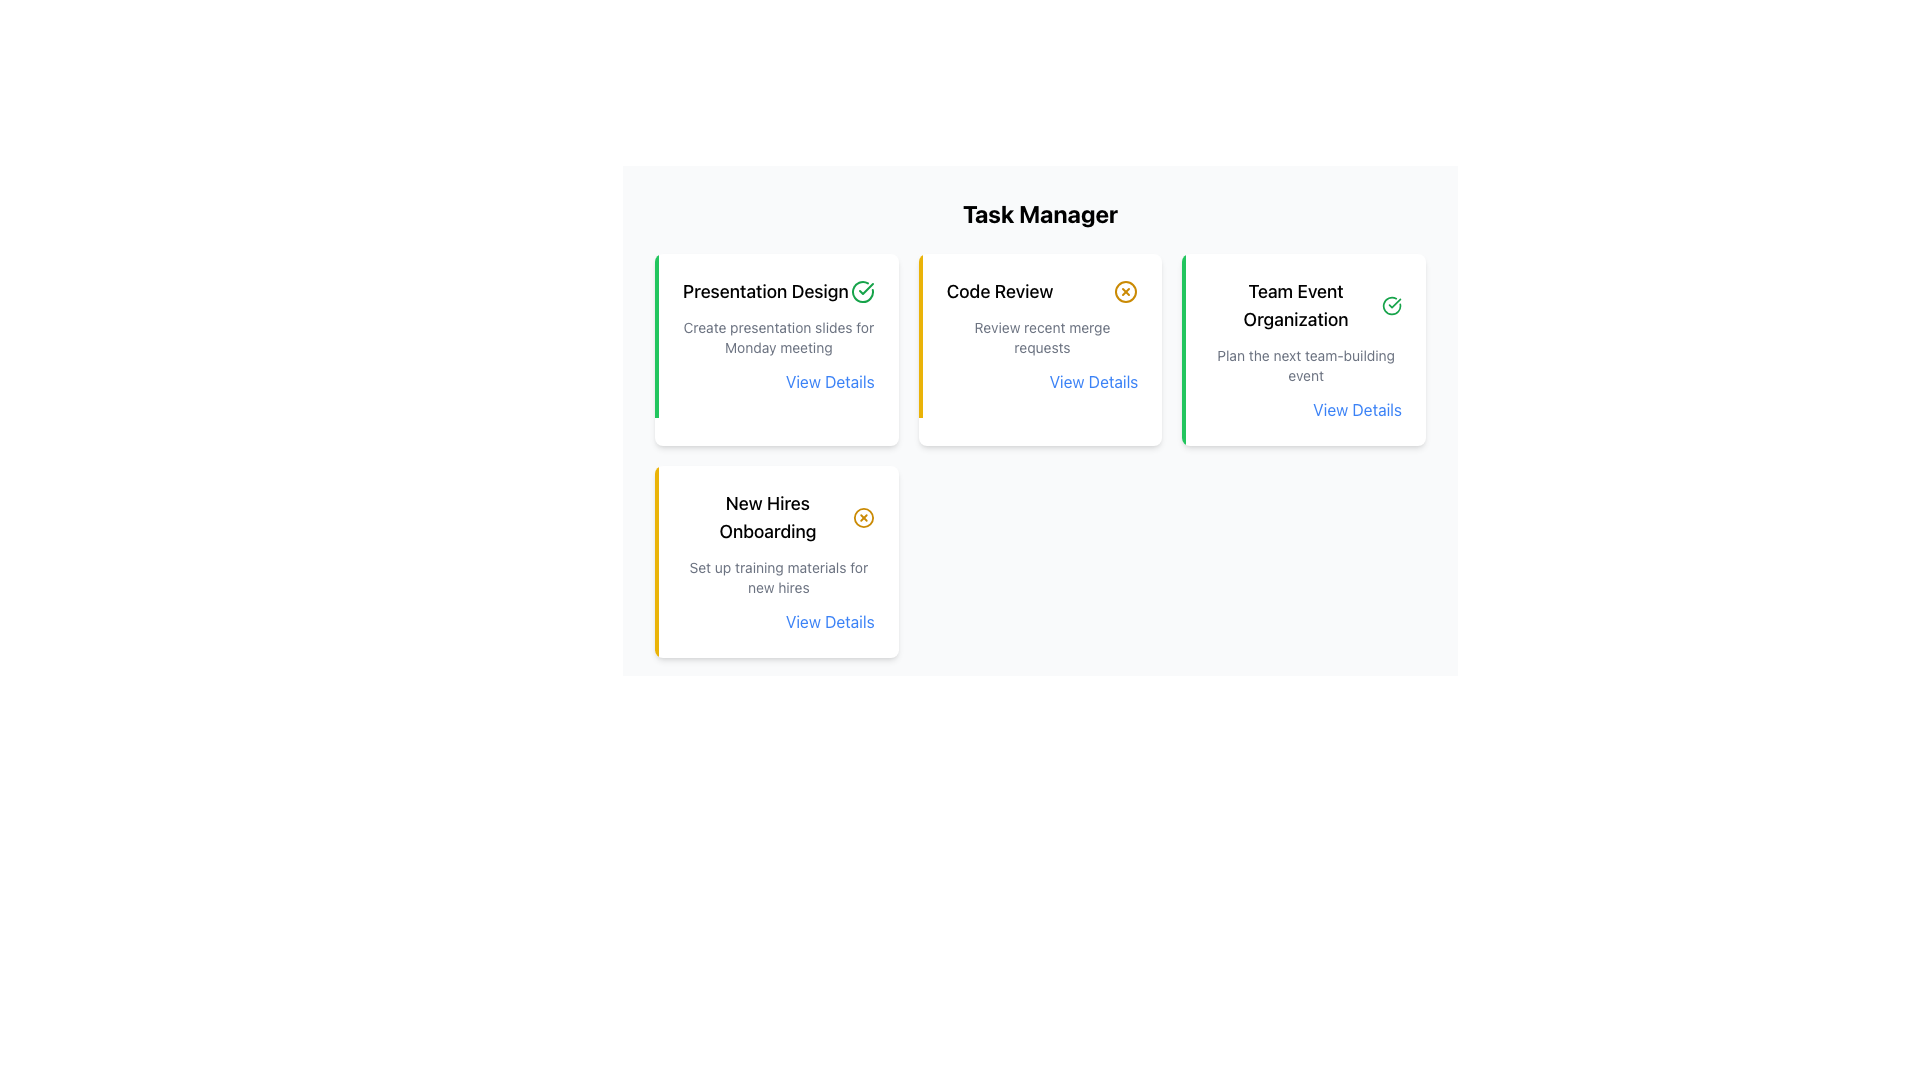 This screenshot has width=1920, height=1080. What do you see at coordinates (862, 292) in the screenshot?
I see `the green circle icon with a white checkmark located to the right of the 'Presentation Design' text in the first card of the 'Task Manager' interface` at bounding box center [862, 292].